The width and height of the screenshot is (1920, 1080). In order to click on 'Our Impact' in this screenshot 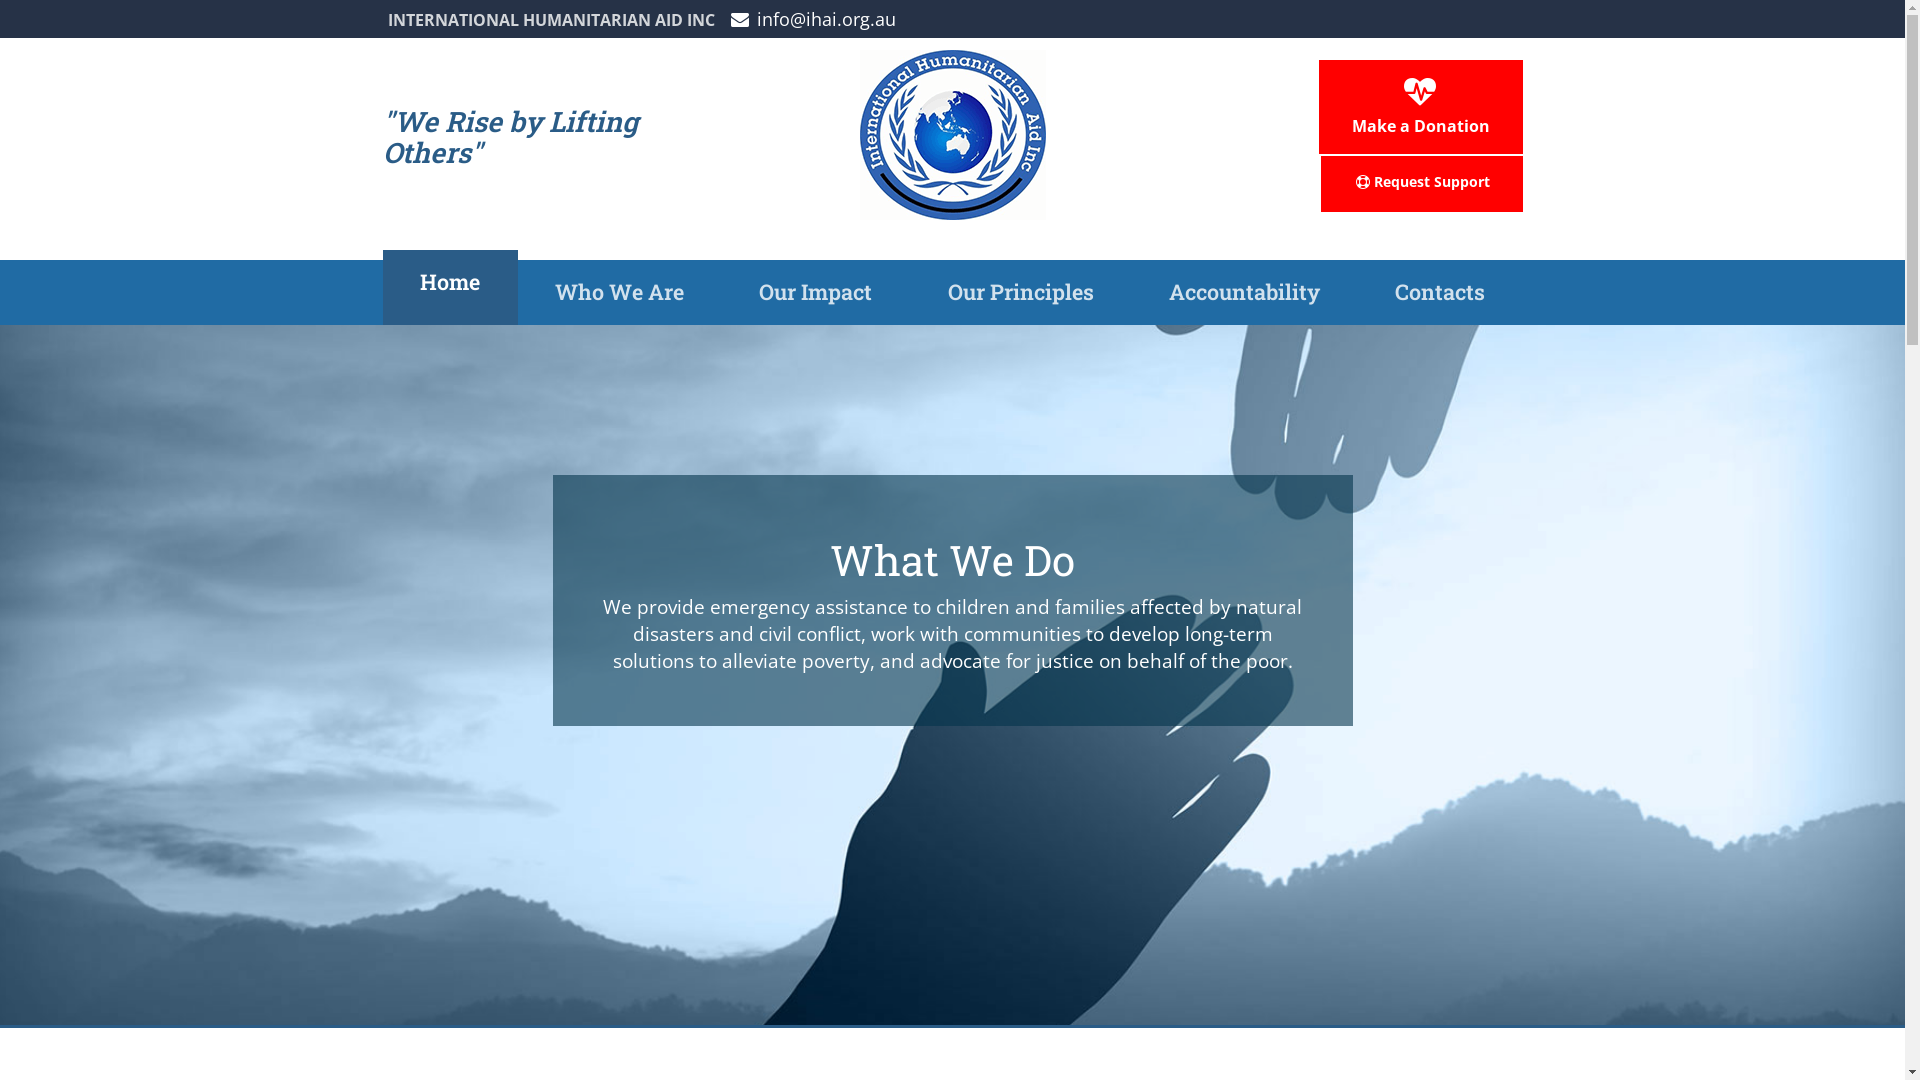, I will do `click(19, 227)`.